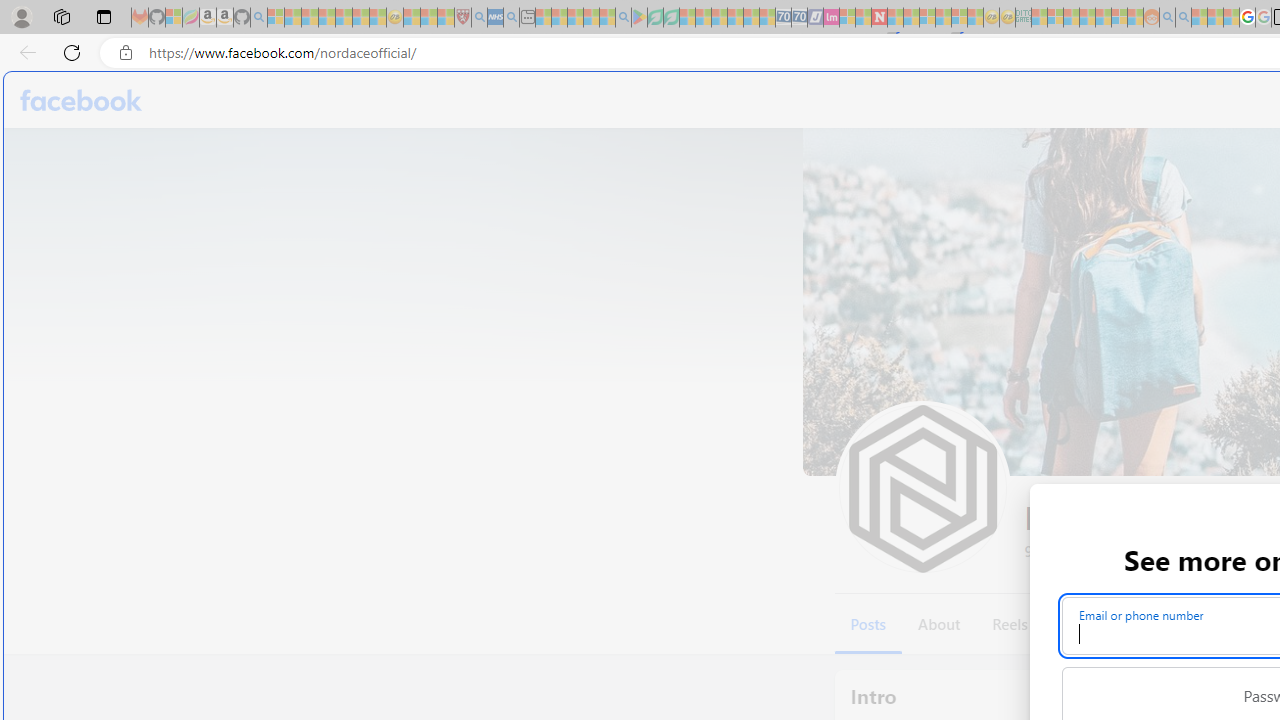  Describe the element at coordinates (1102, 17) in the screenshot. I see `'Kinda Frugal - MSN - Sleeping'` at that location.